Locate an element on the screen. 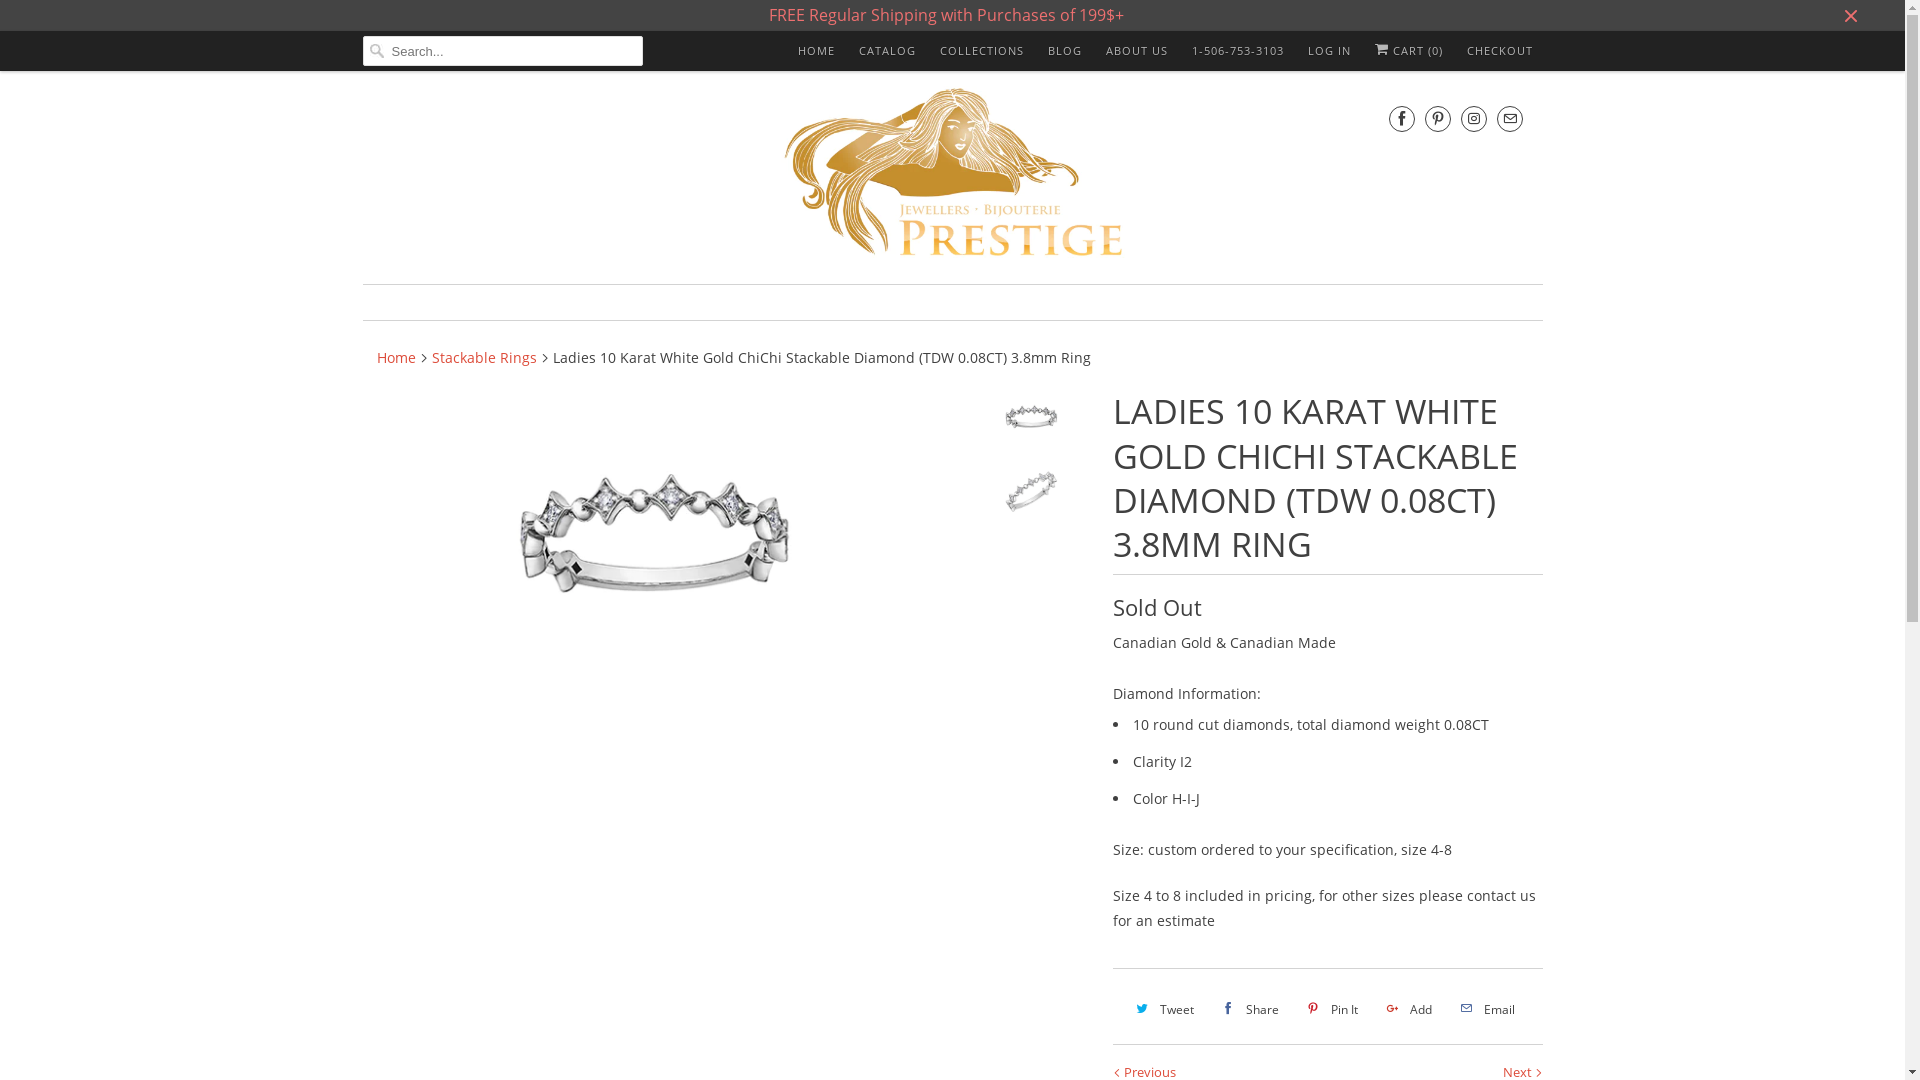  'ABOUT US' is located at coordinates (1137, 49).